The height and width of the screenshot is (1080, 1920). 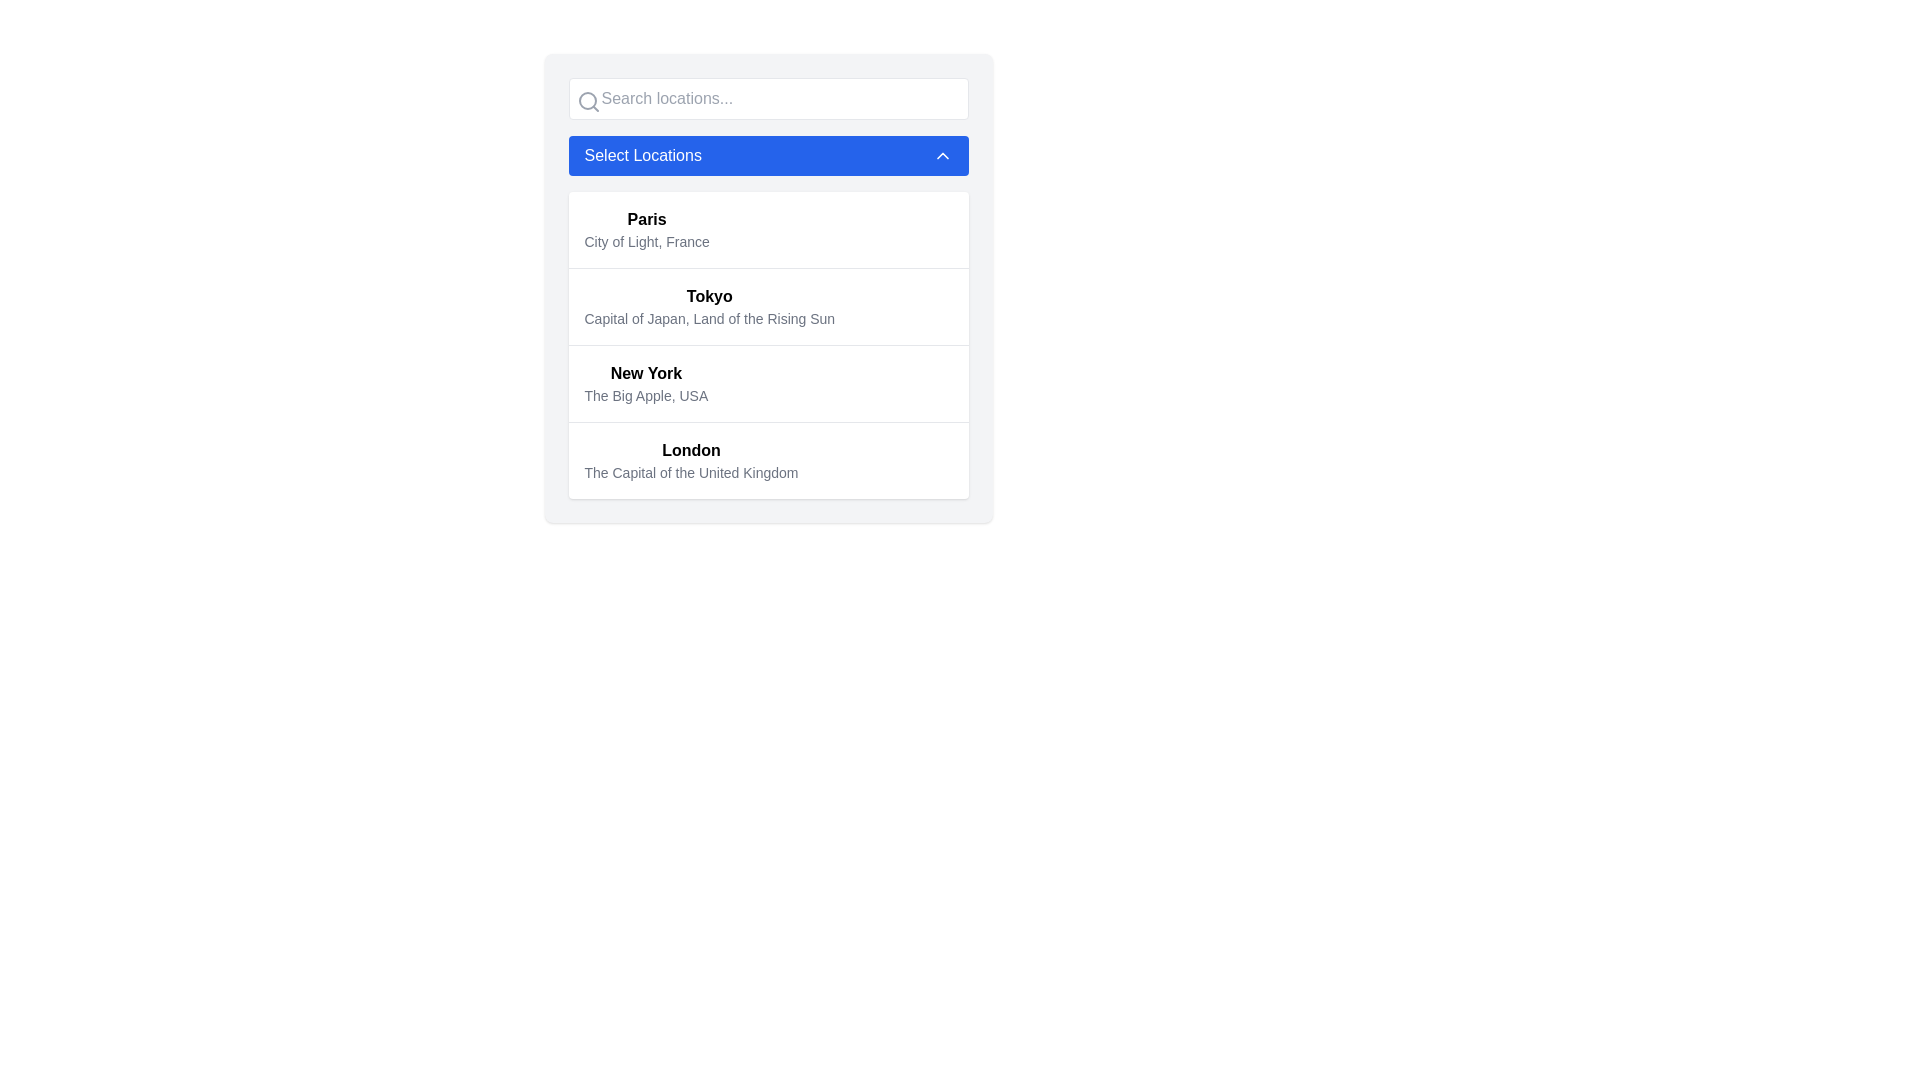 What do you see at coordinates (709, 307) in the screenshot?
I see `the List item containing the bolded header text 'Tokyo' and the description 'Capital of Japan, Land of the Rising Sun', which is the second item in a list of locations` at bounding box center [709, 307].